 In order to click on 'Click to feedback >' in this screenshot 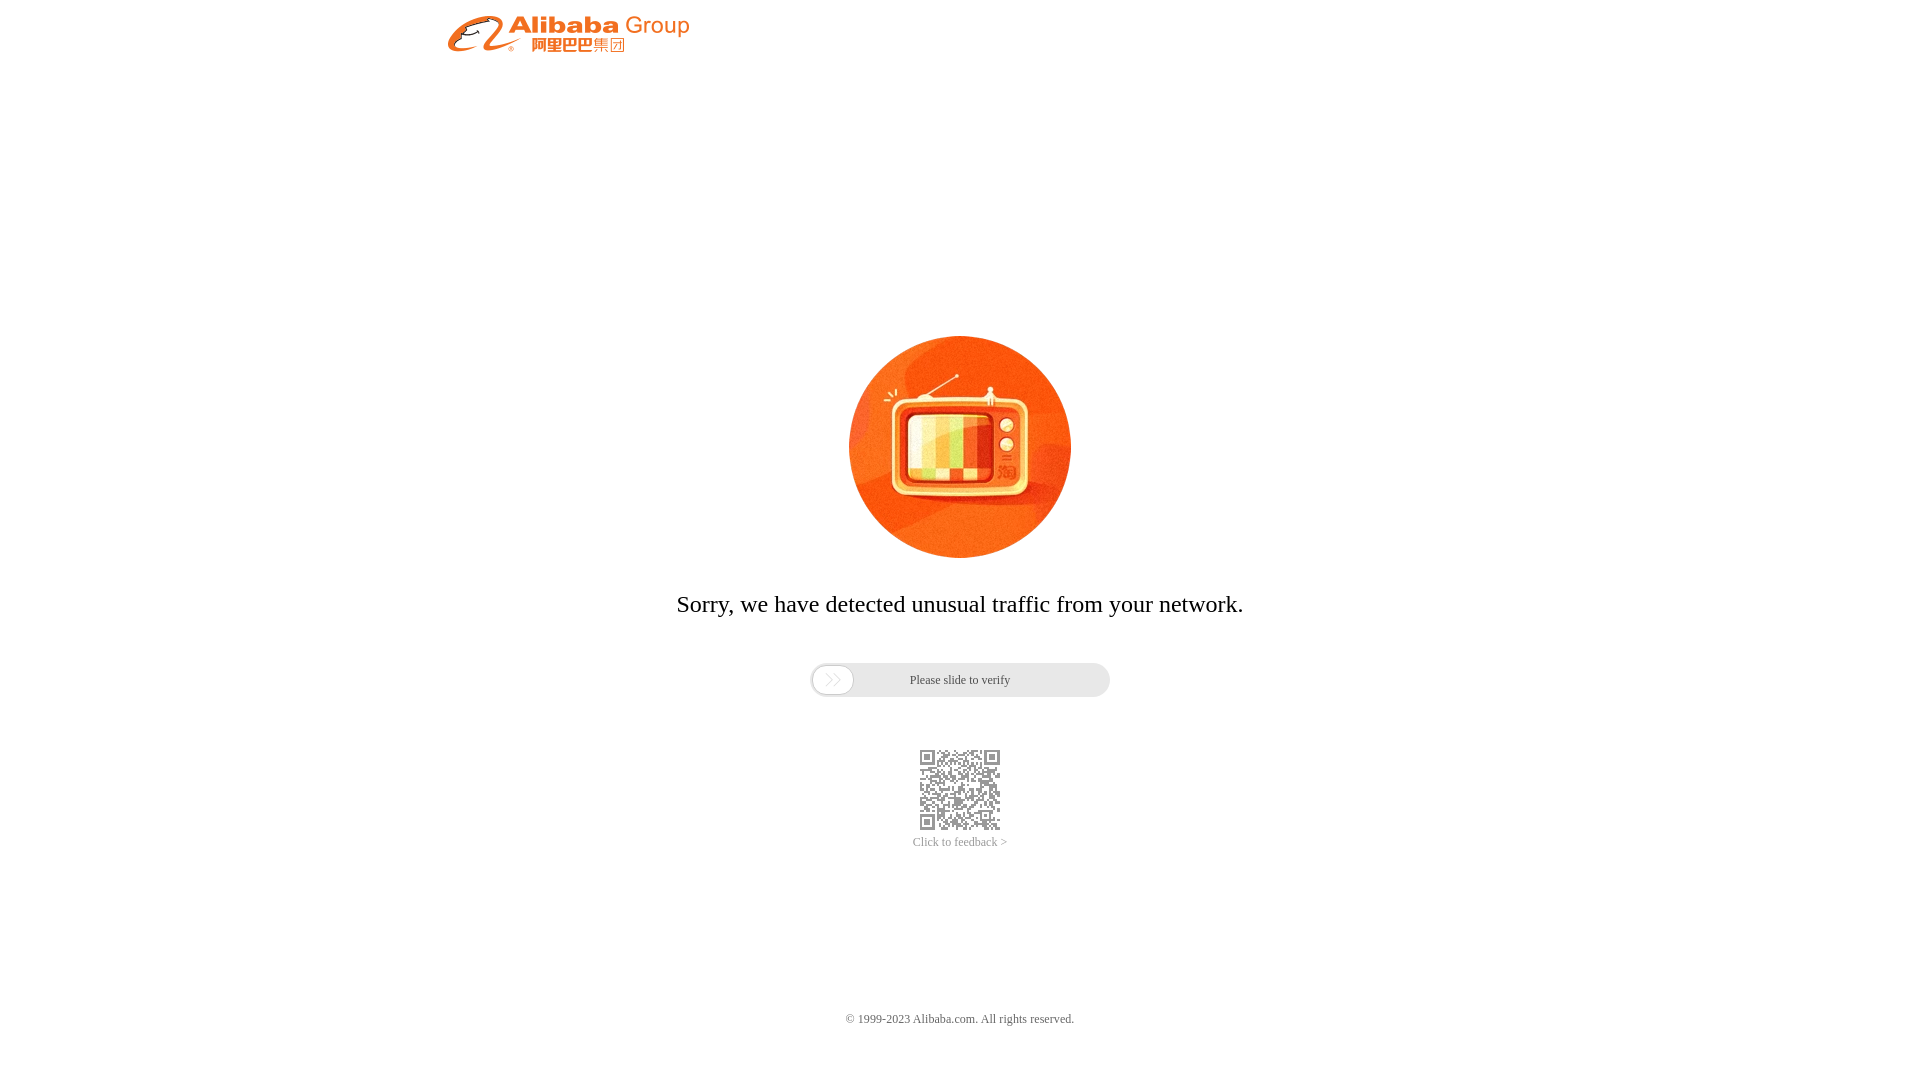, I will do `click(960, 842)`.